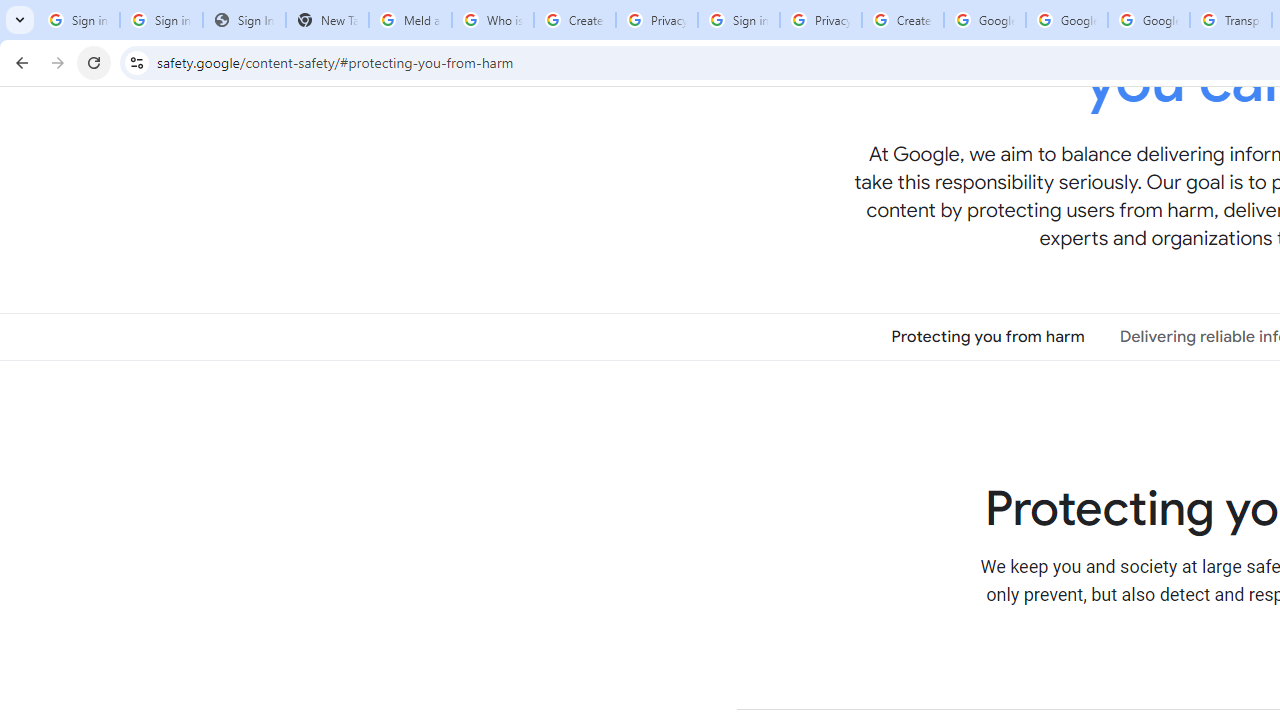  I want to click on 'Who is my administrator? - Google Account Help', so click(492, 20).